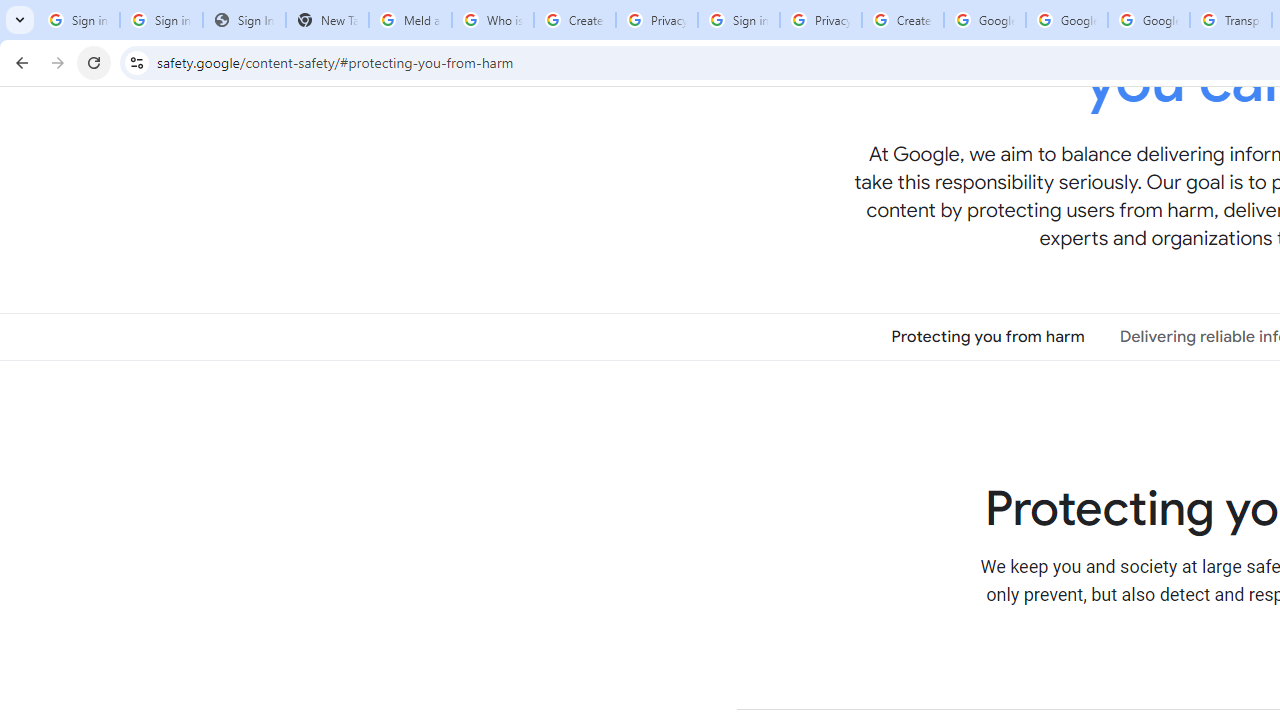  I want to click on 'Who is my administrator? - Google Account Help', so click(492, 20).